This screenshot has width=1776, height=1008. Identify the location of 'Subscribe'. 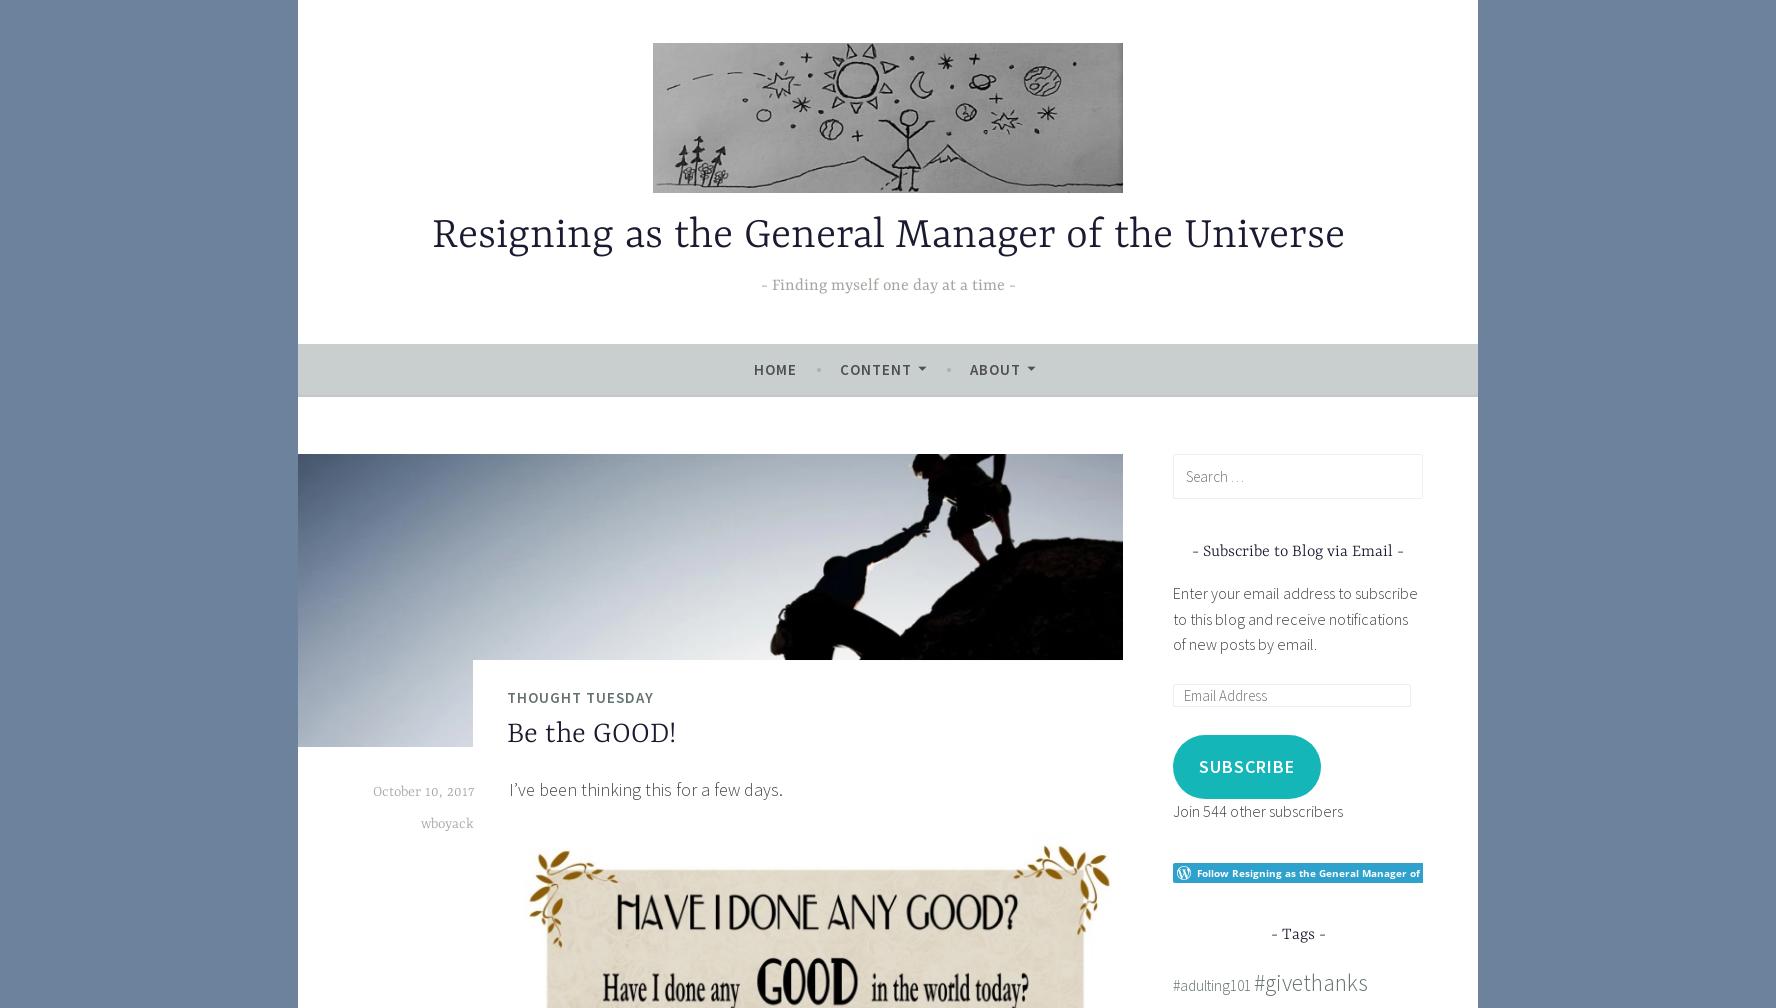
(1245, 765).